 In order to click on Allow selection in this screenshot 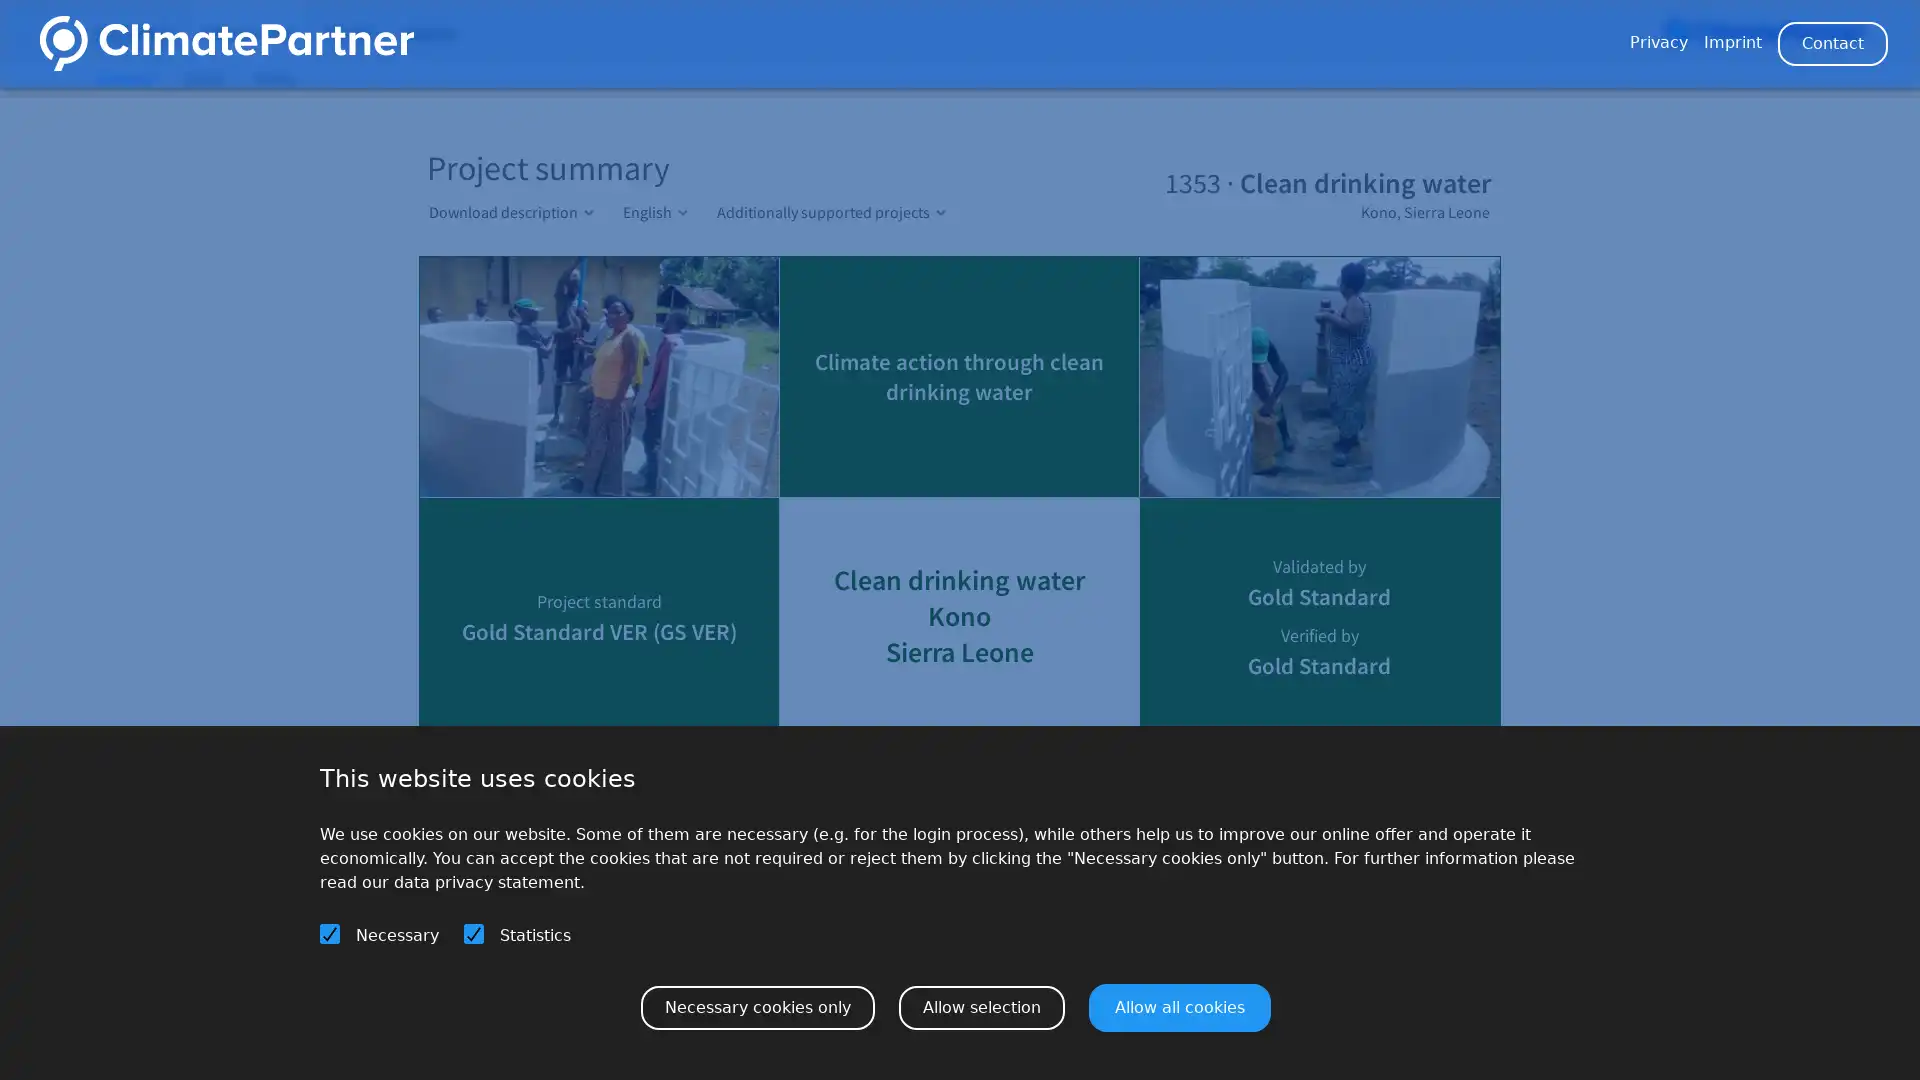, I will do `click(982, 1006)`.